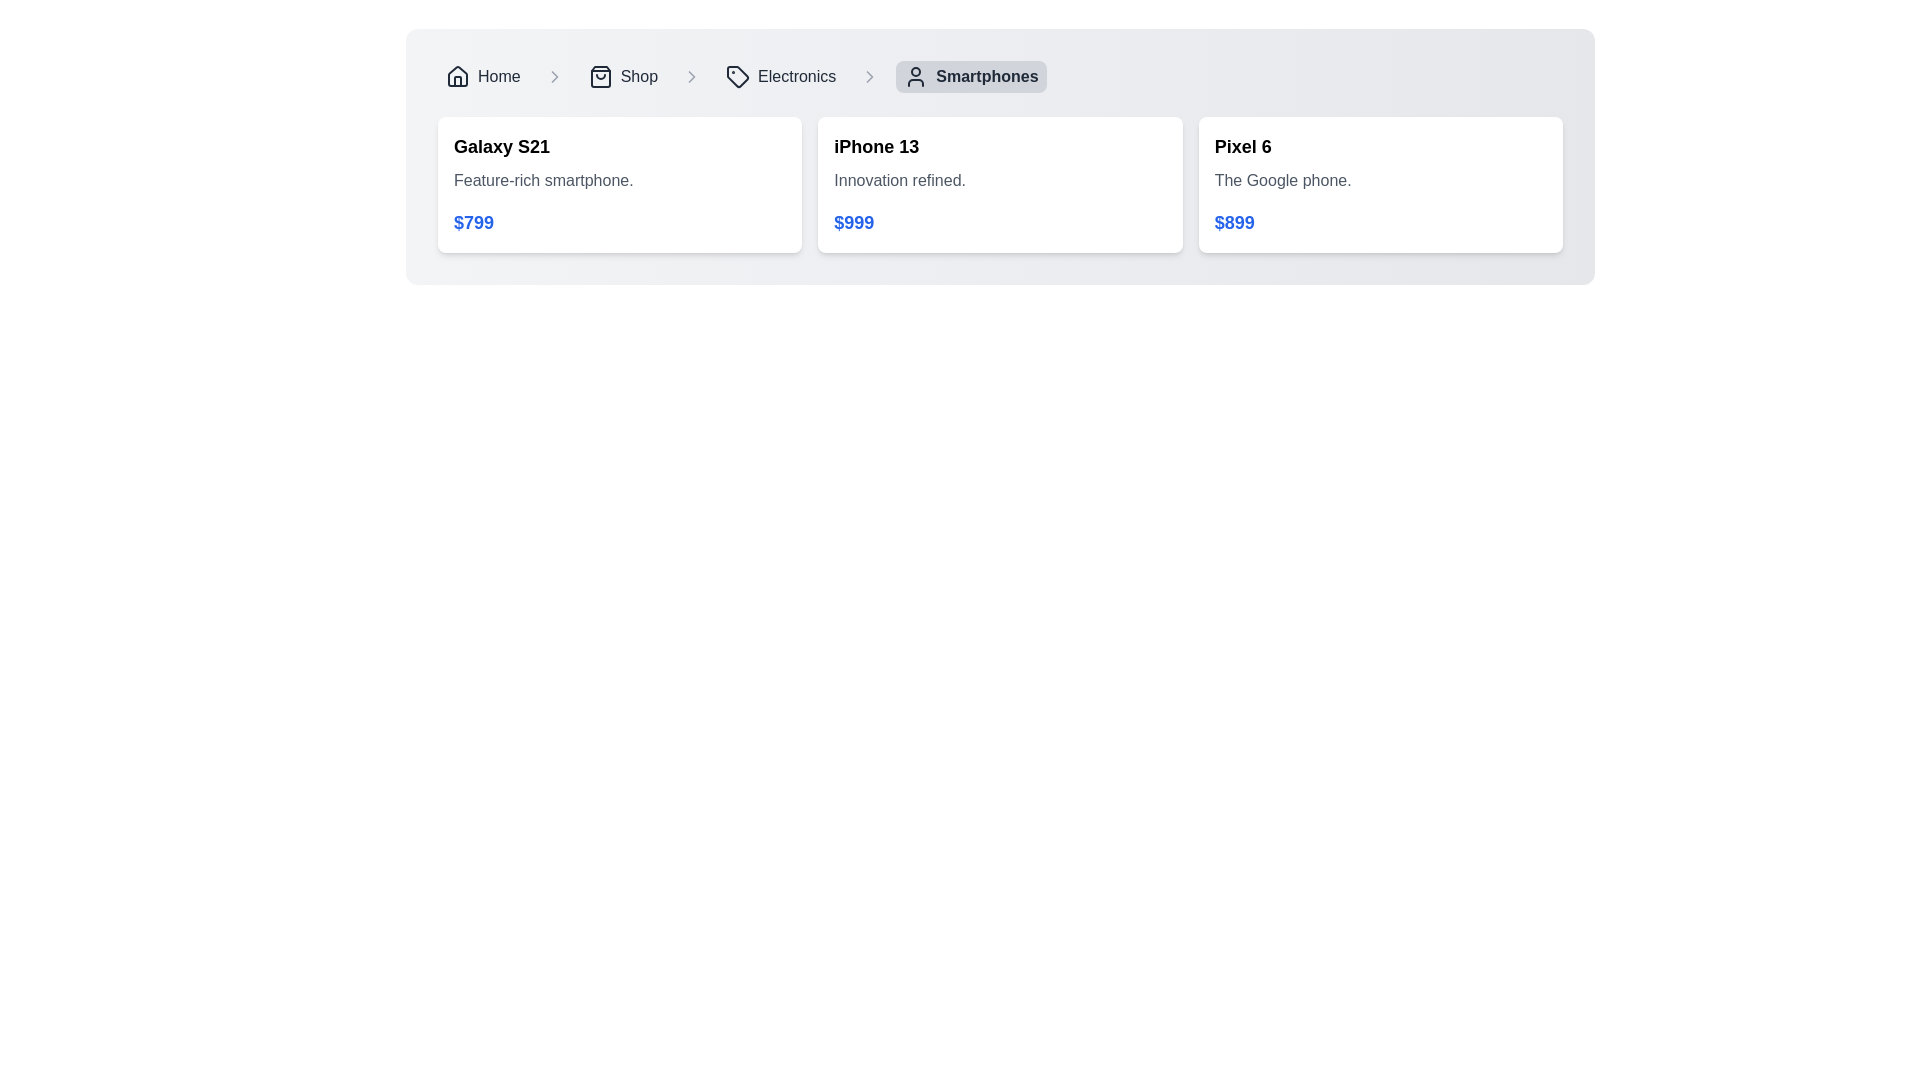 The width and height of the screenshot is (1920, 1080). I want to click on the Breadcrumb navigation item that signifies the current page, which is the last entry following 'Home,' 'Shop,' and 'Electronics', so click(971, 76).